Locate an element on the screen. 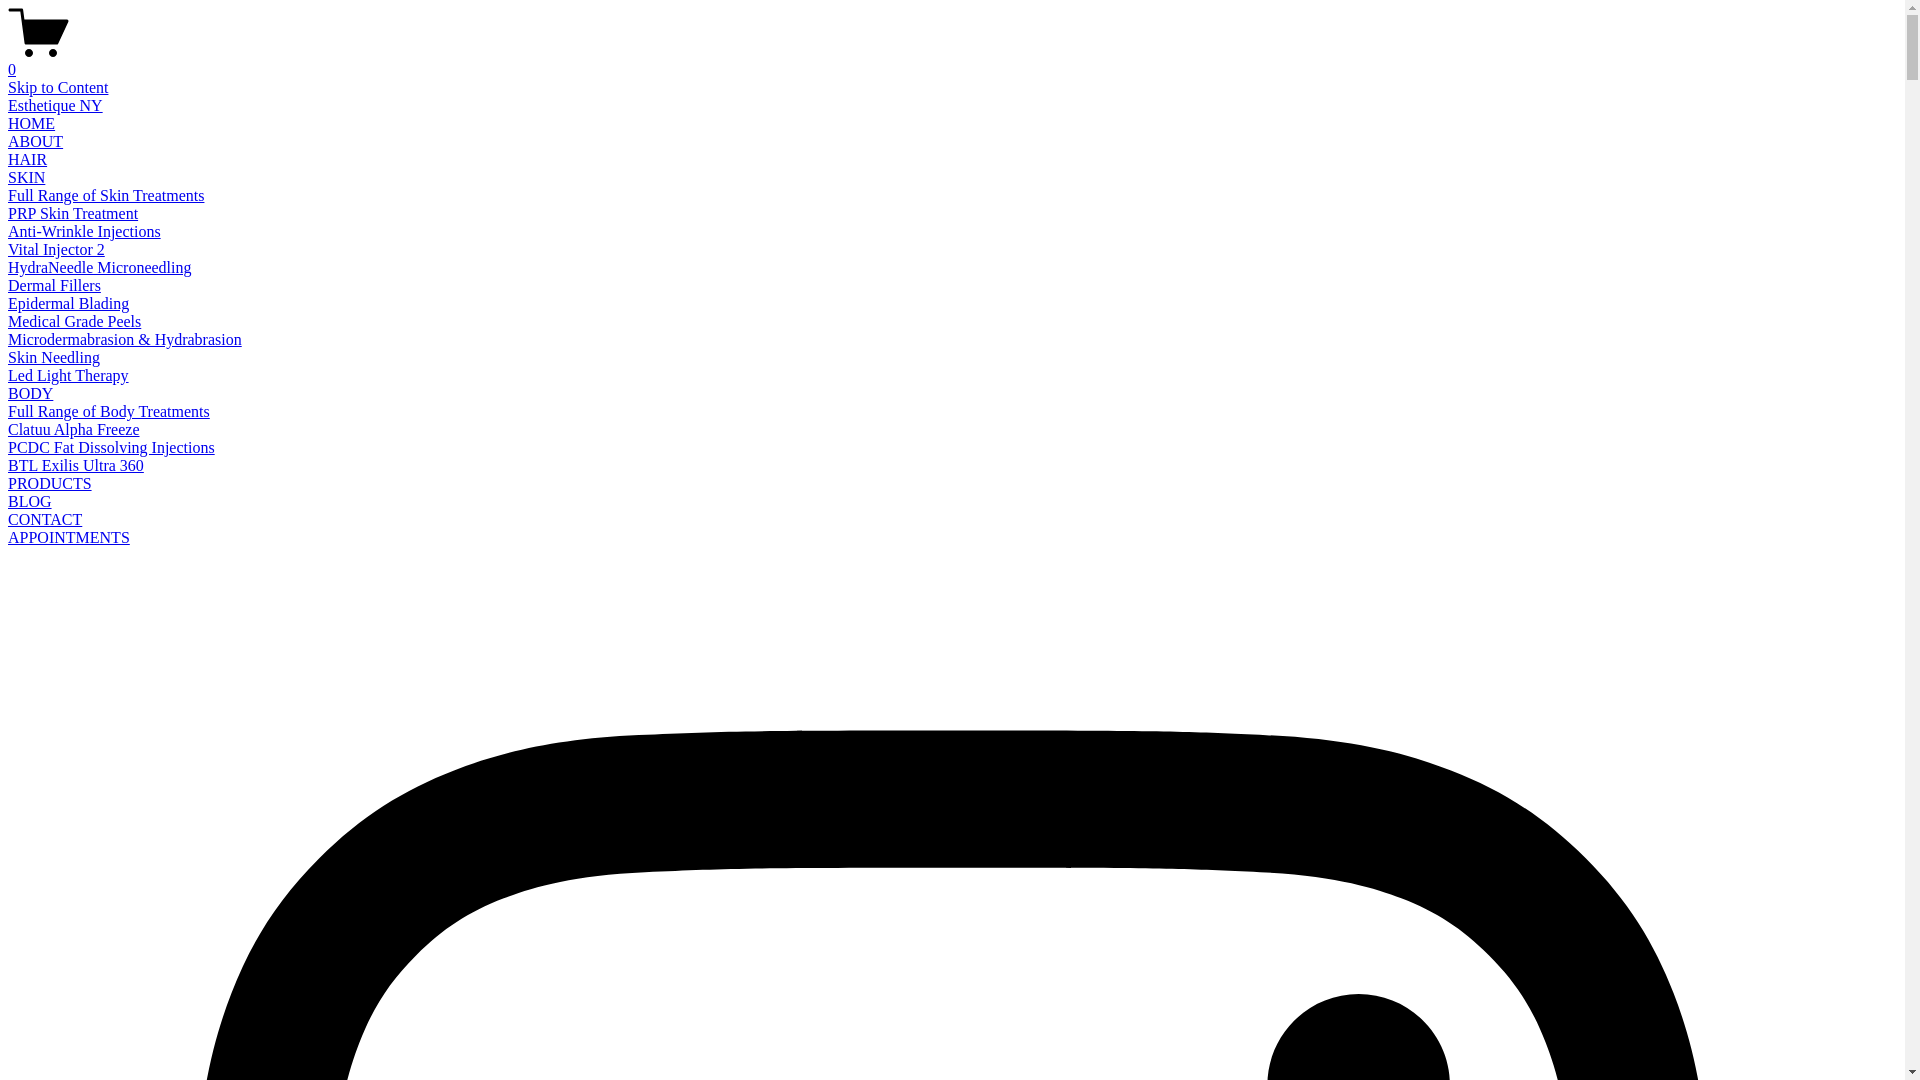  'Medical Grade Peels' is located at coordinates (74, 320).